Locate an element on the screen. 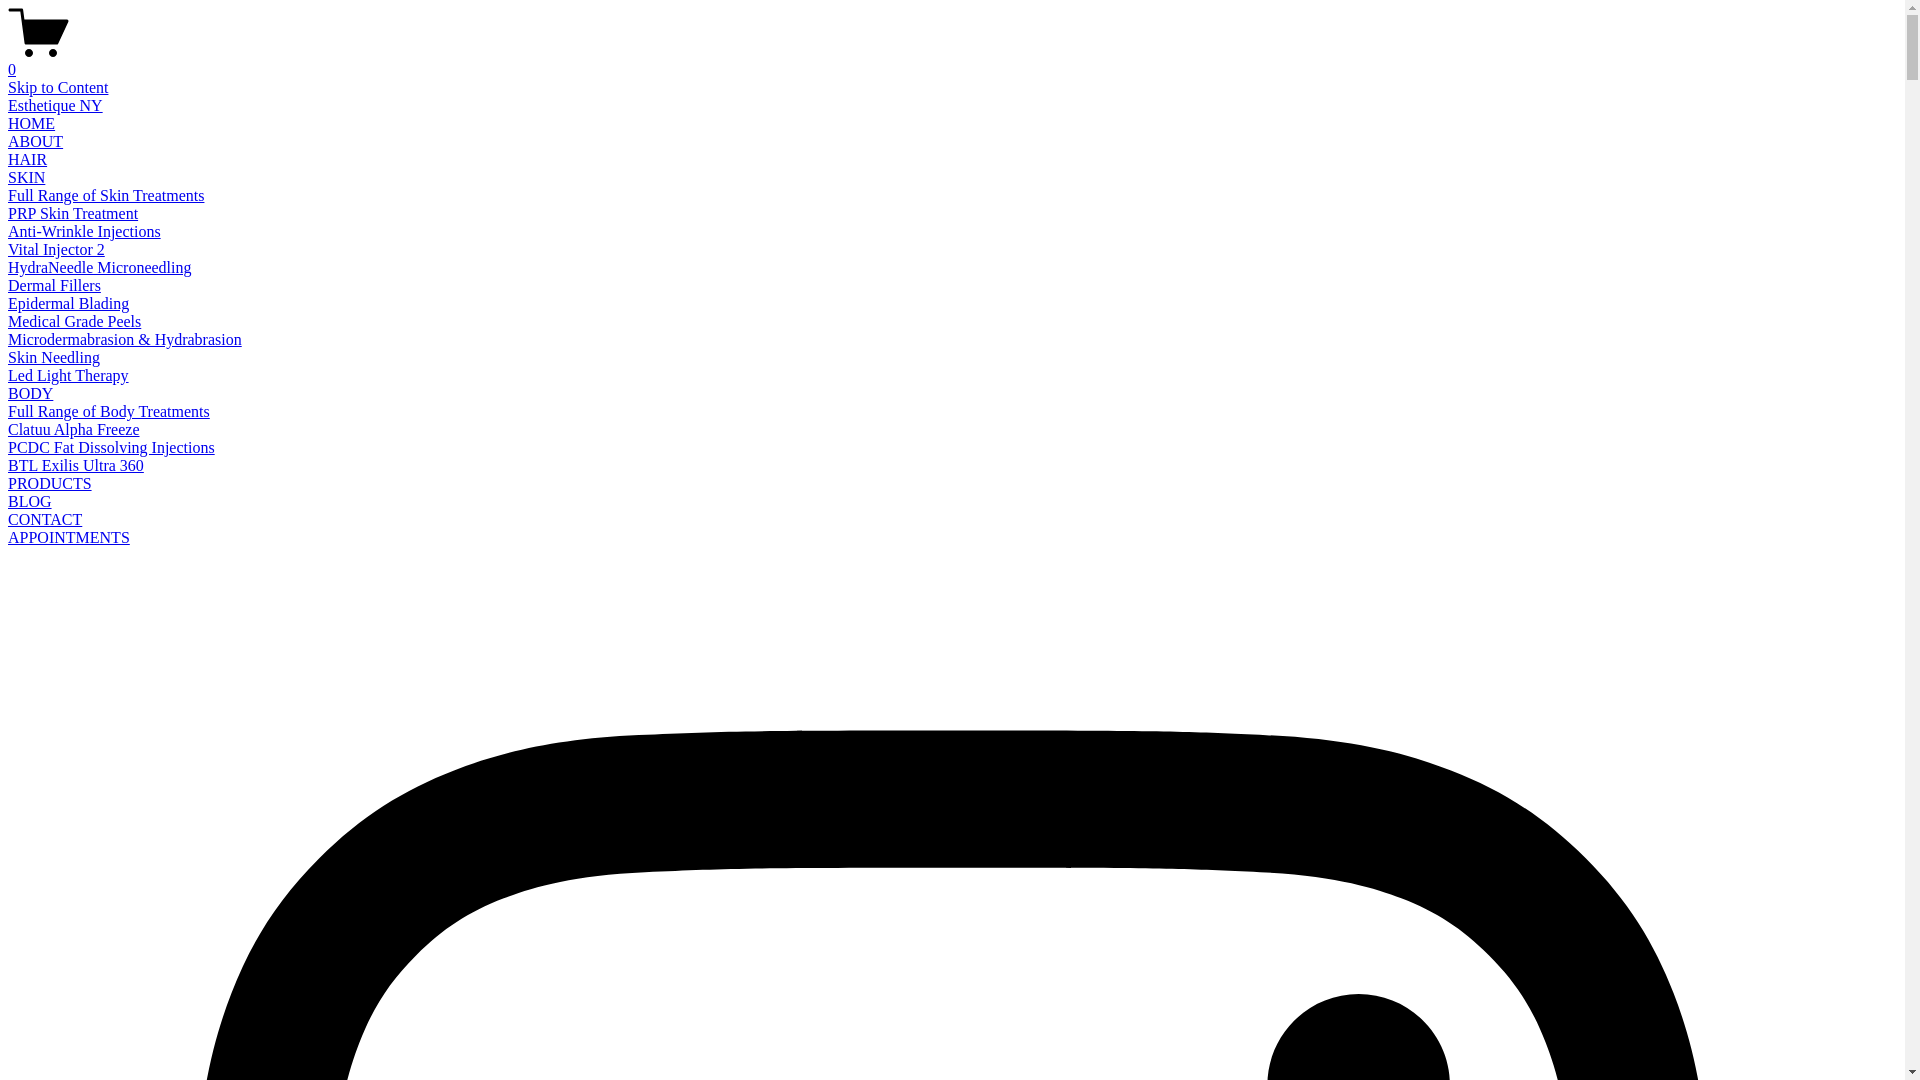  'Medical Grade Peels' is located at coordinates (74, 320).